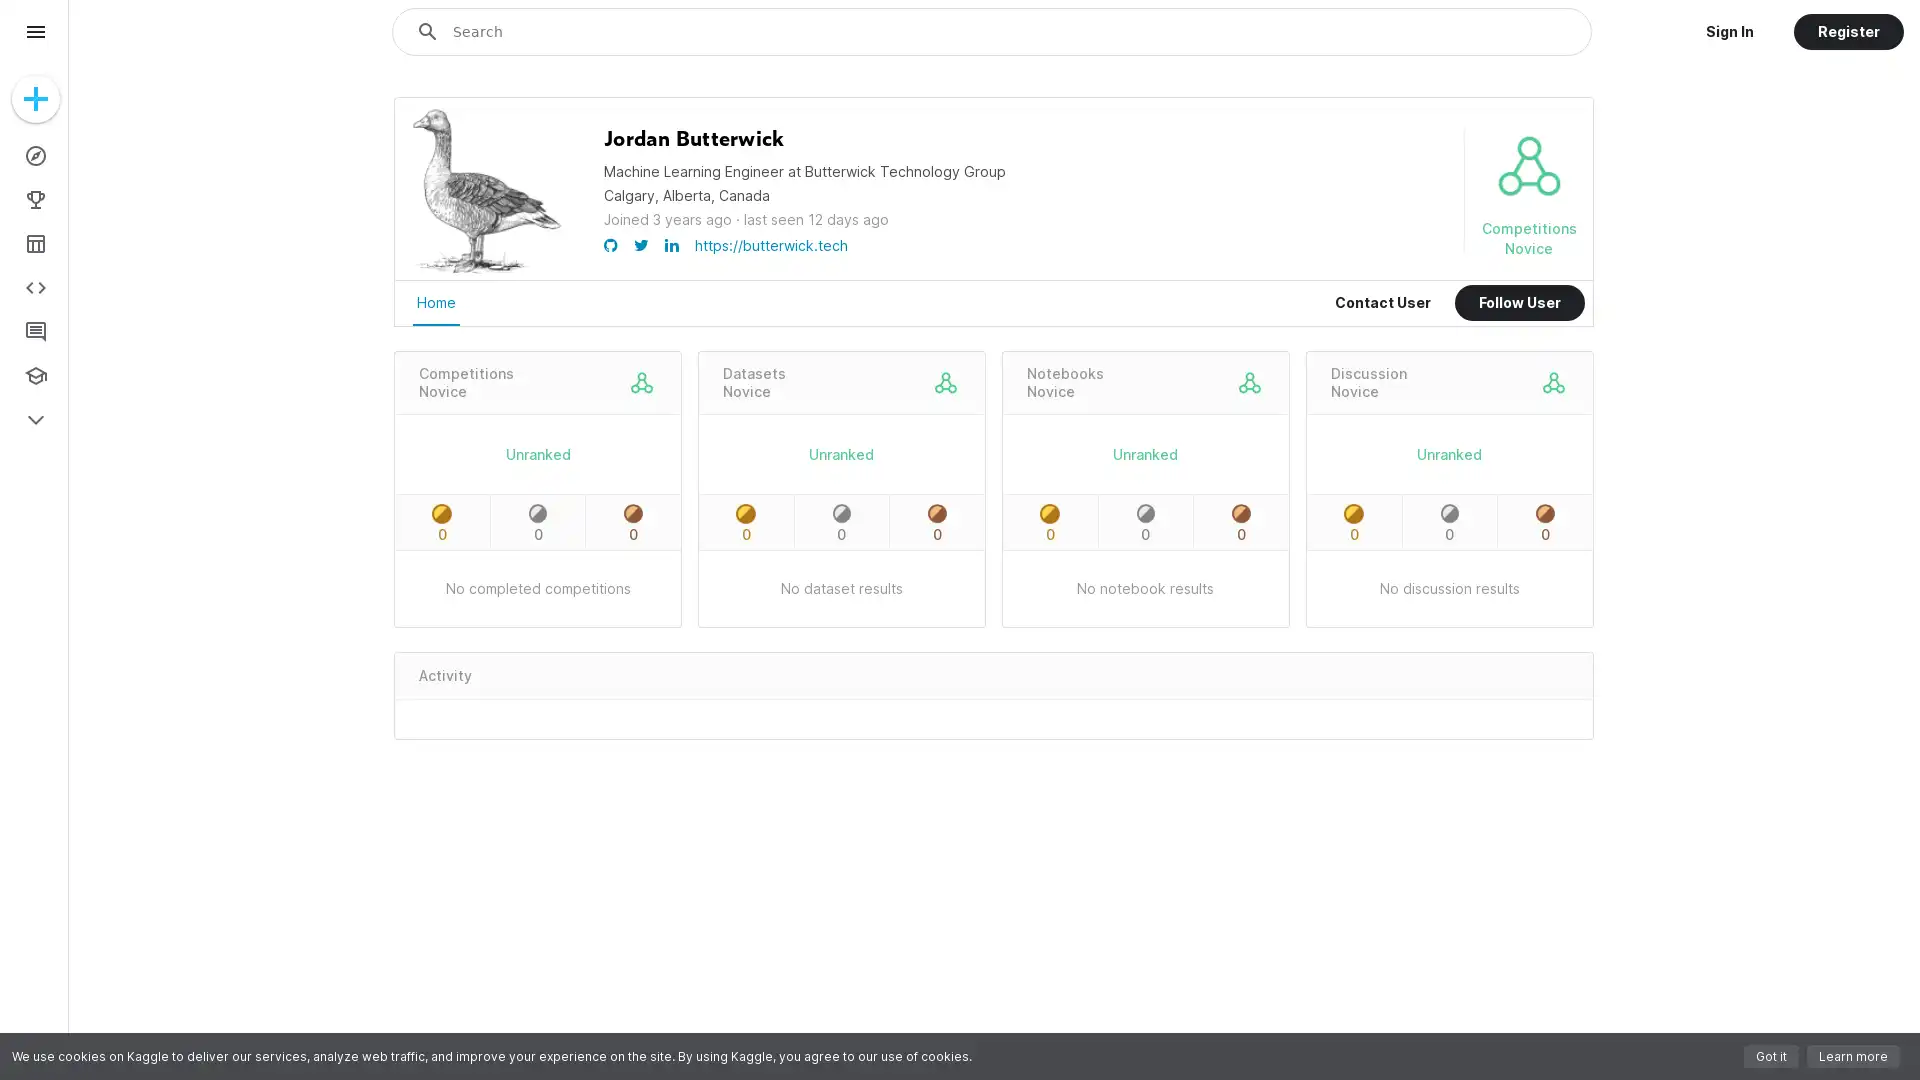 The height and width of the screenshot is (1080, 1920). I want to click on Jordan Butterwick, so click(694, 138).